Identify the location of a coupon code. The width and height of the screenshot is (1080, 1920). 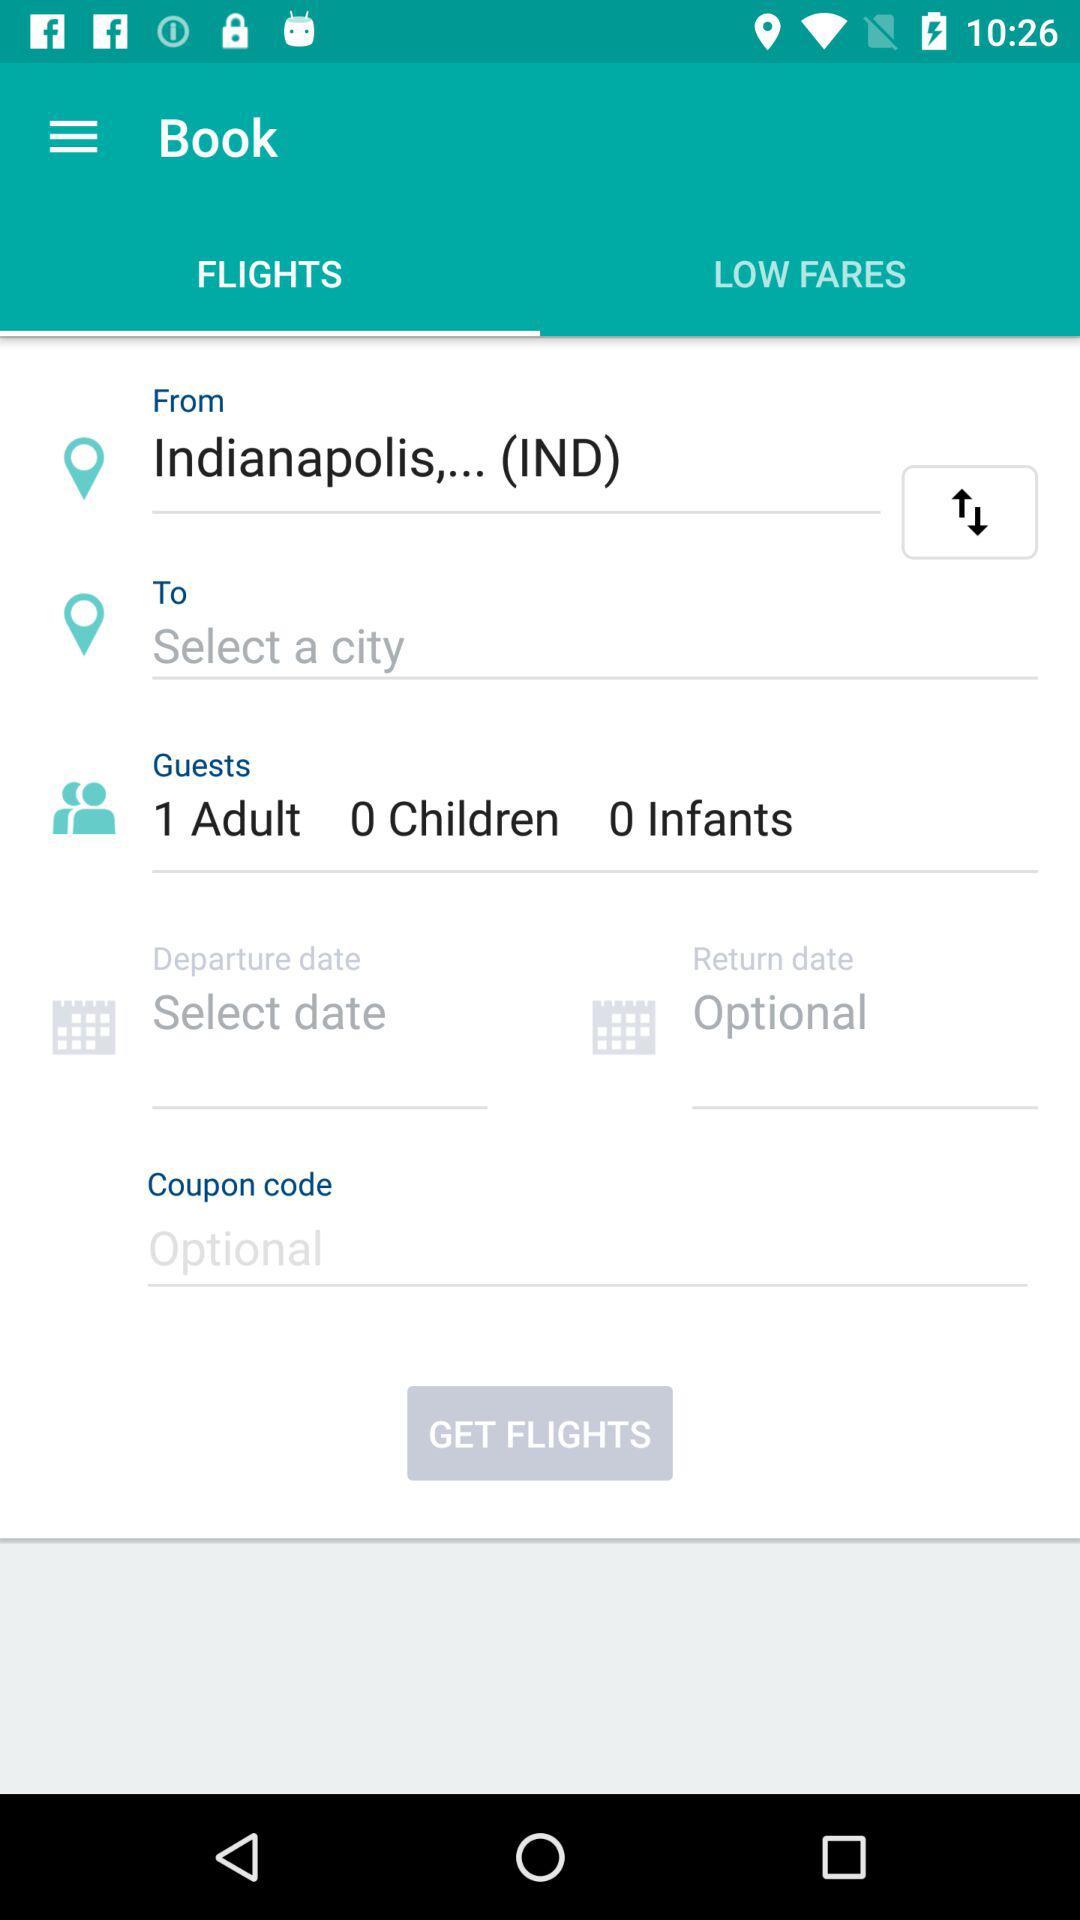
(591, 1254).